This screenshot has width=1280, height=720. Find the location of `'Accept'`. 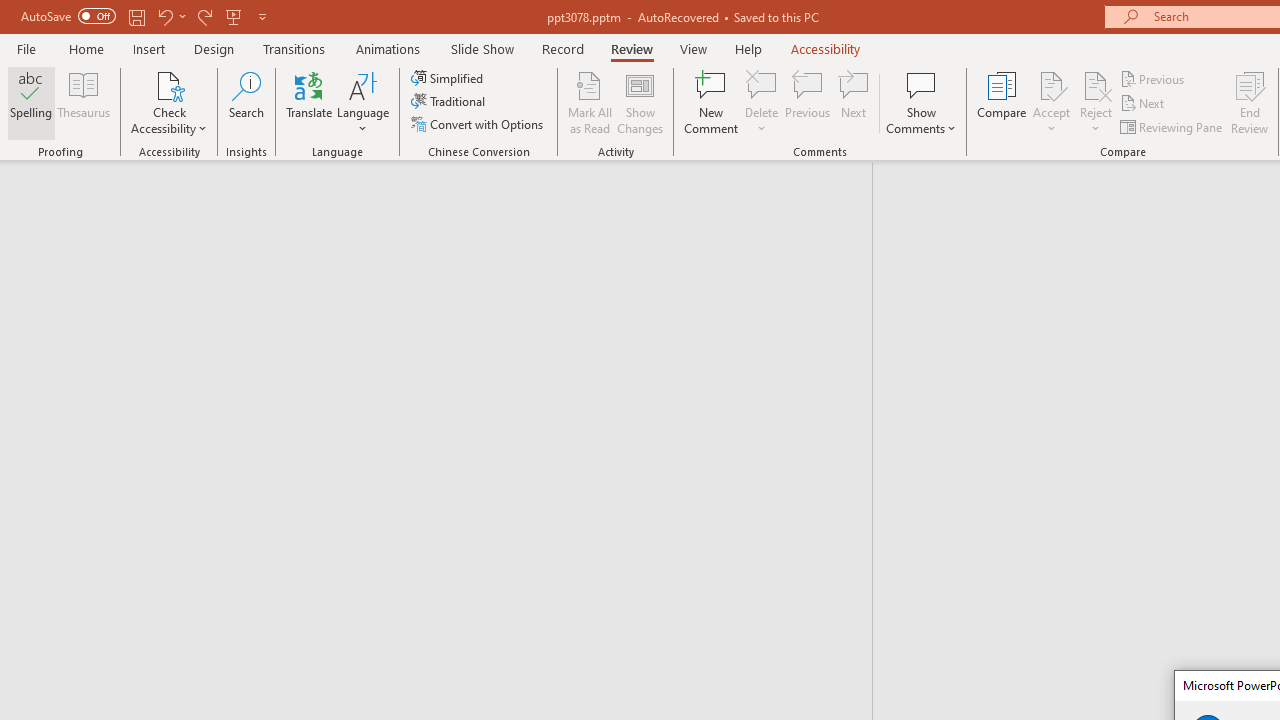

'Accept' is located at coordinates (1050, 103).